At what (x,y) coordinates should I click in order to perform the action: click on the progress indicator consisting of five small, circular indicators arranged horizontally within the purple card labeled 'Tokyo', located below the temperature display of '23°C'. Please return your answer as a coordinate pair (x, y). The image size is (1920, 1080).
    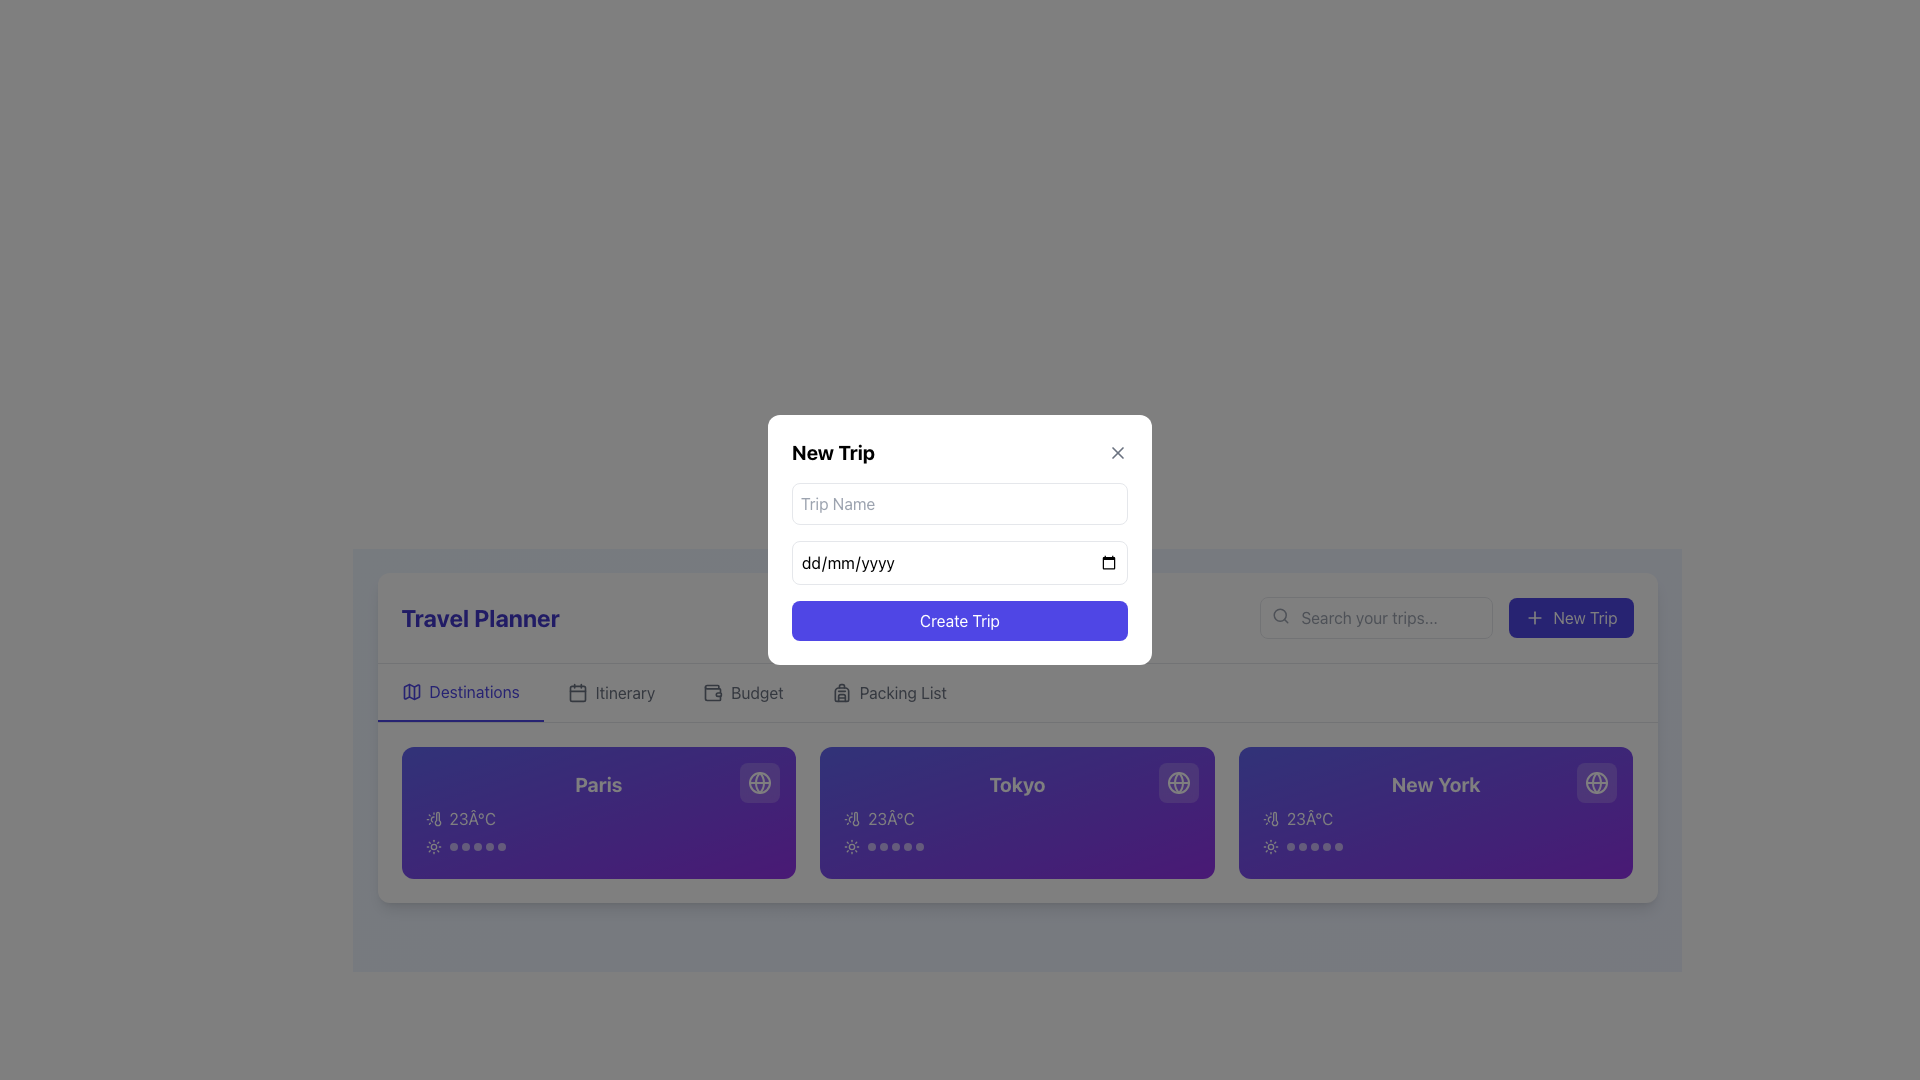
    Looking at the image, I should click on (1017, 847).